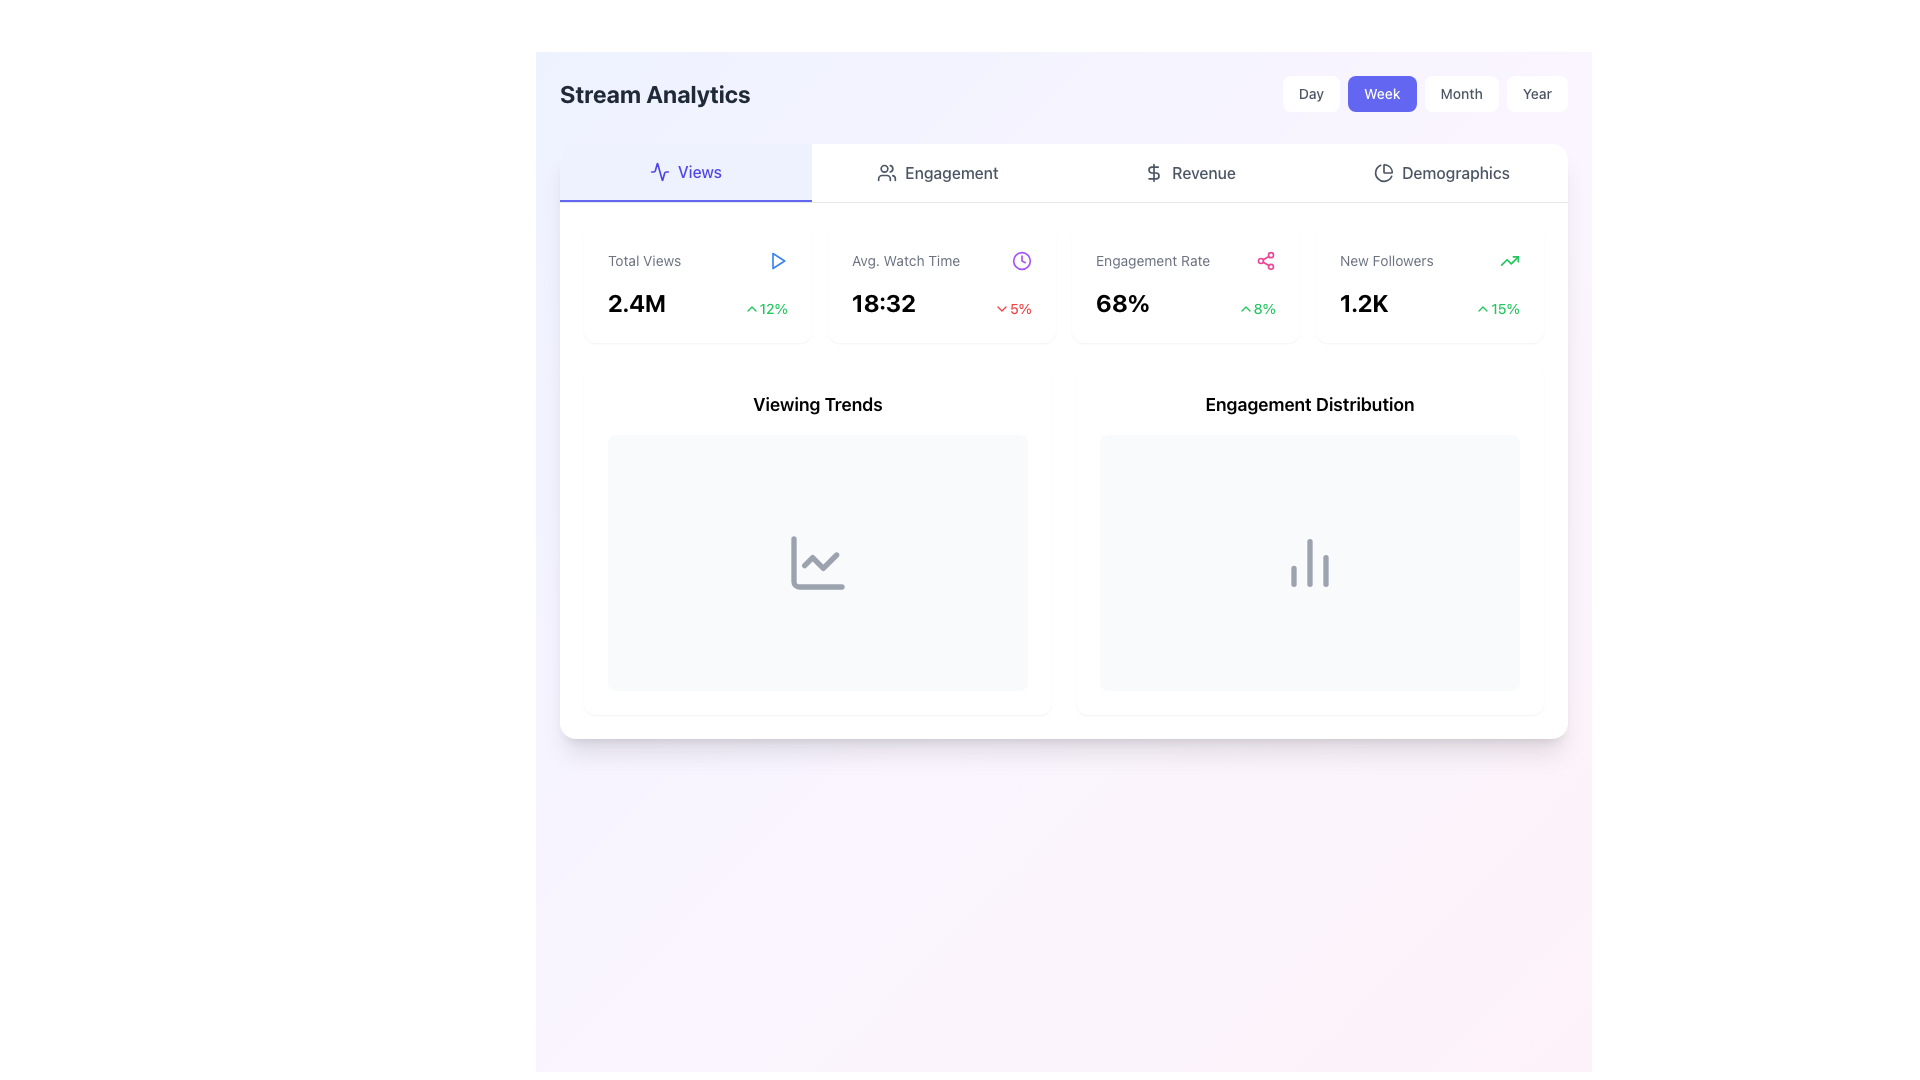 The image size is (1920, 1080). I want to click on the text label displaying '12%' in green font, located in the top section of the interface under the 'Views' tab, right of the upward arrow icon, so click(772, 308).